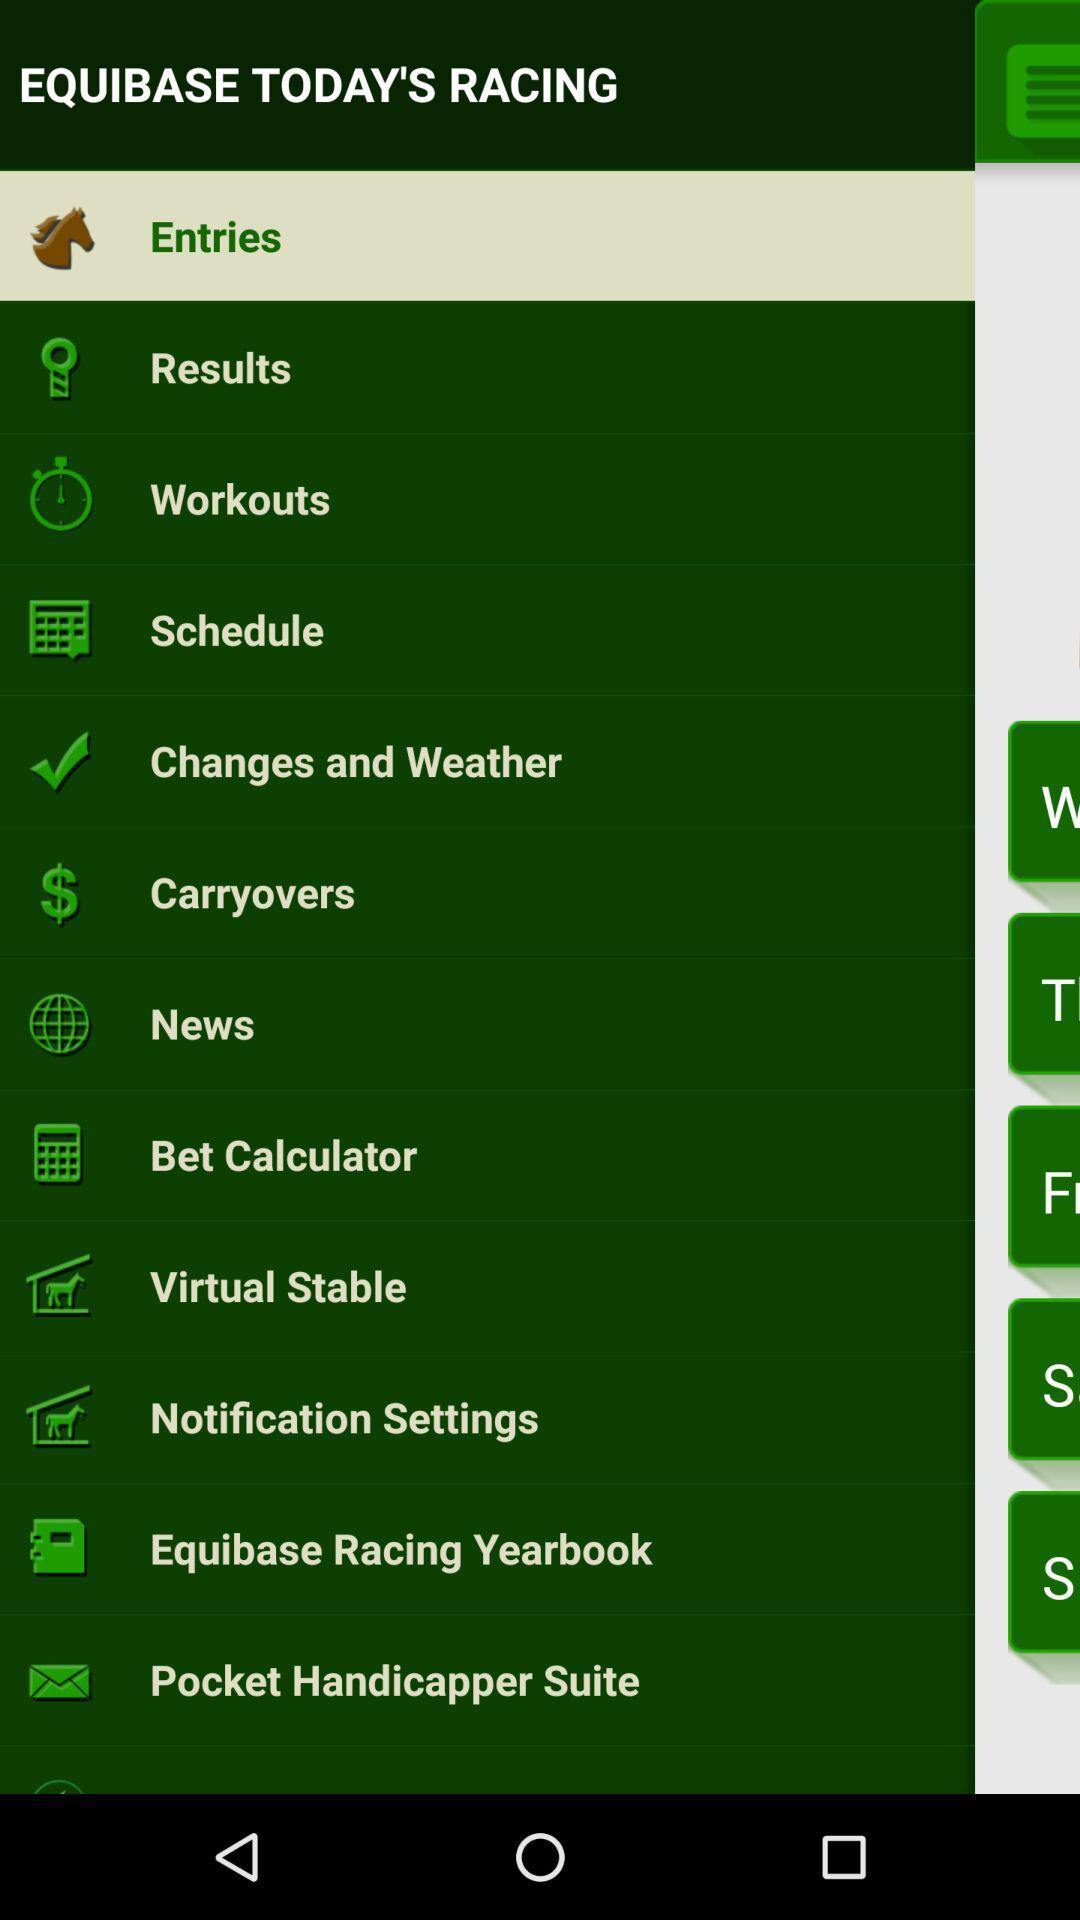 Image resolution: width=1080 pixels, height=1920 pixels. What do you see at coordinates (1035, 92) in the screenshot?
I see `the menu icon` at bounding box center [1035, 92].